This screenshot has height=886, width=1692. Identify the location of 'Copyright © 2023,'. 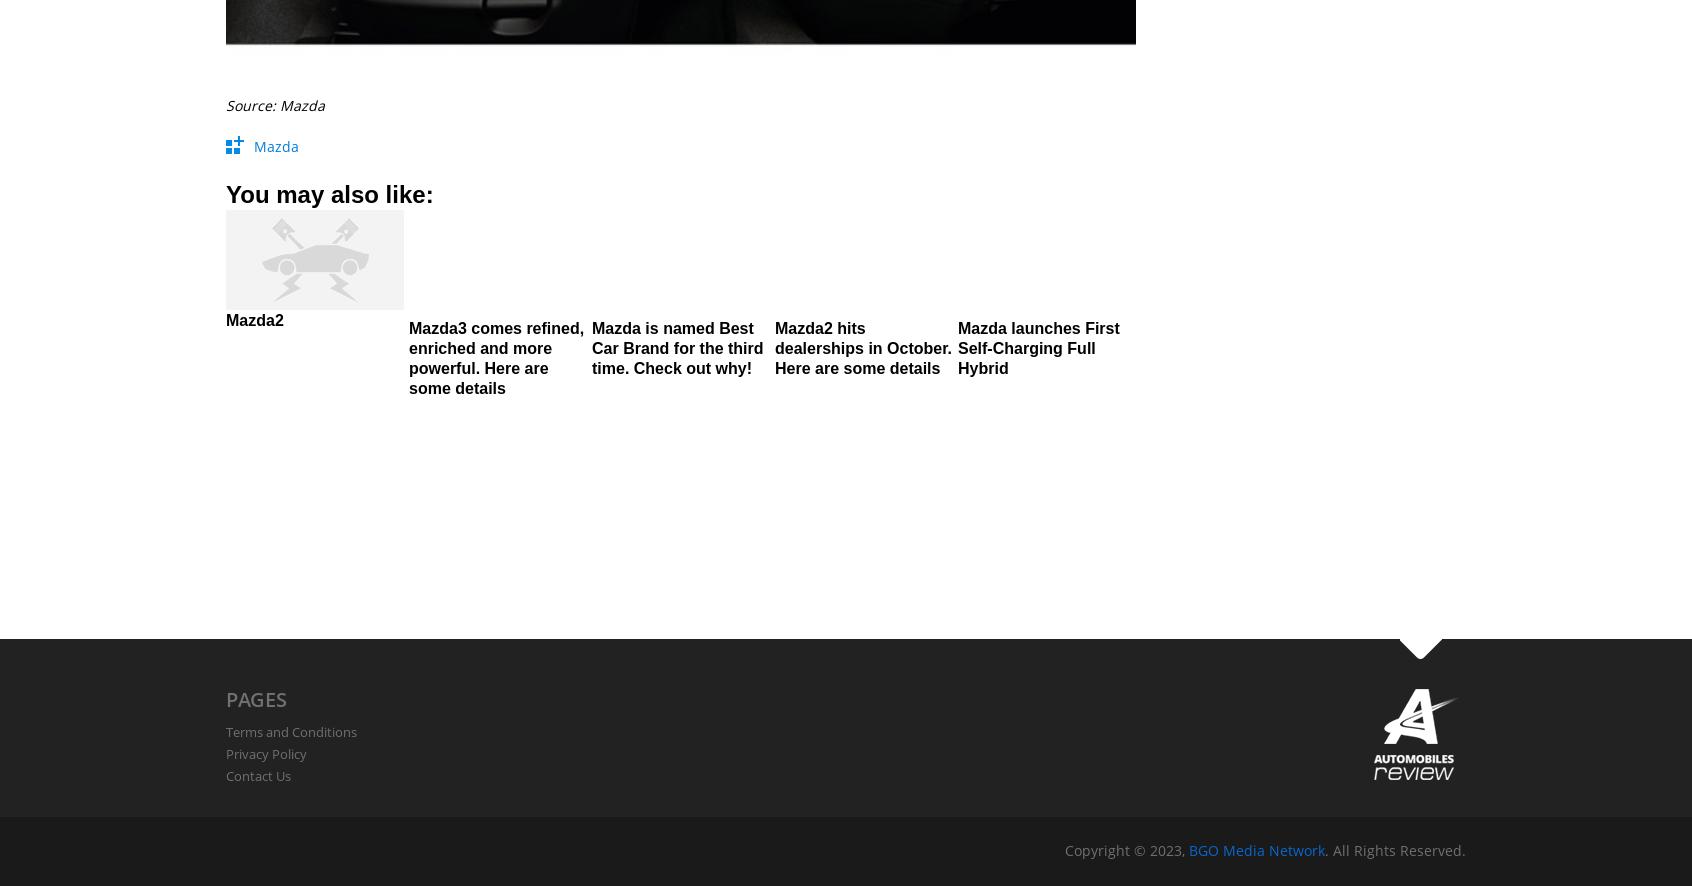
(1127, 848).